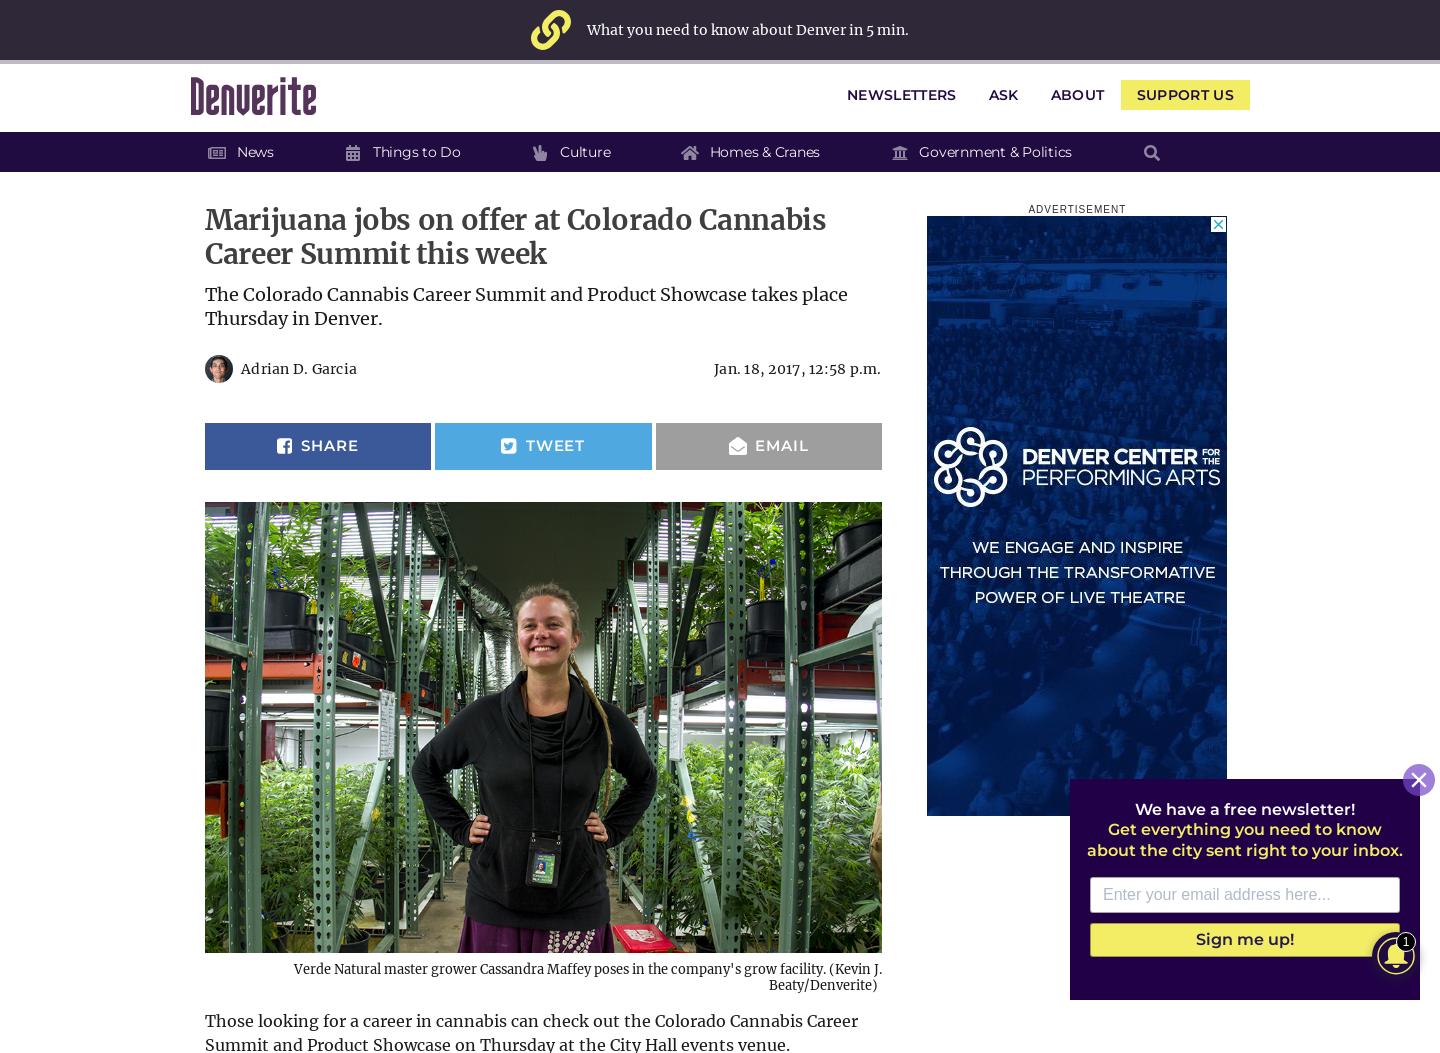  Describe the element at coordinates (205, 236) in the screenshot. I see `'Marijuana jobs on offer at Colorado Cannabis Career Summit this week'` at that location.